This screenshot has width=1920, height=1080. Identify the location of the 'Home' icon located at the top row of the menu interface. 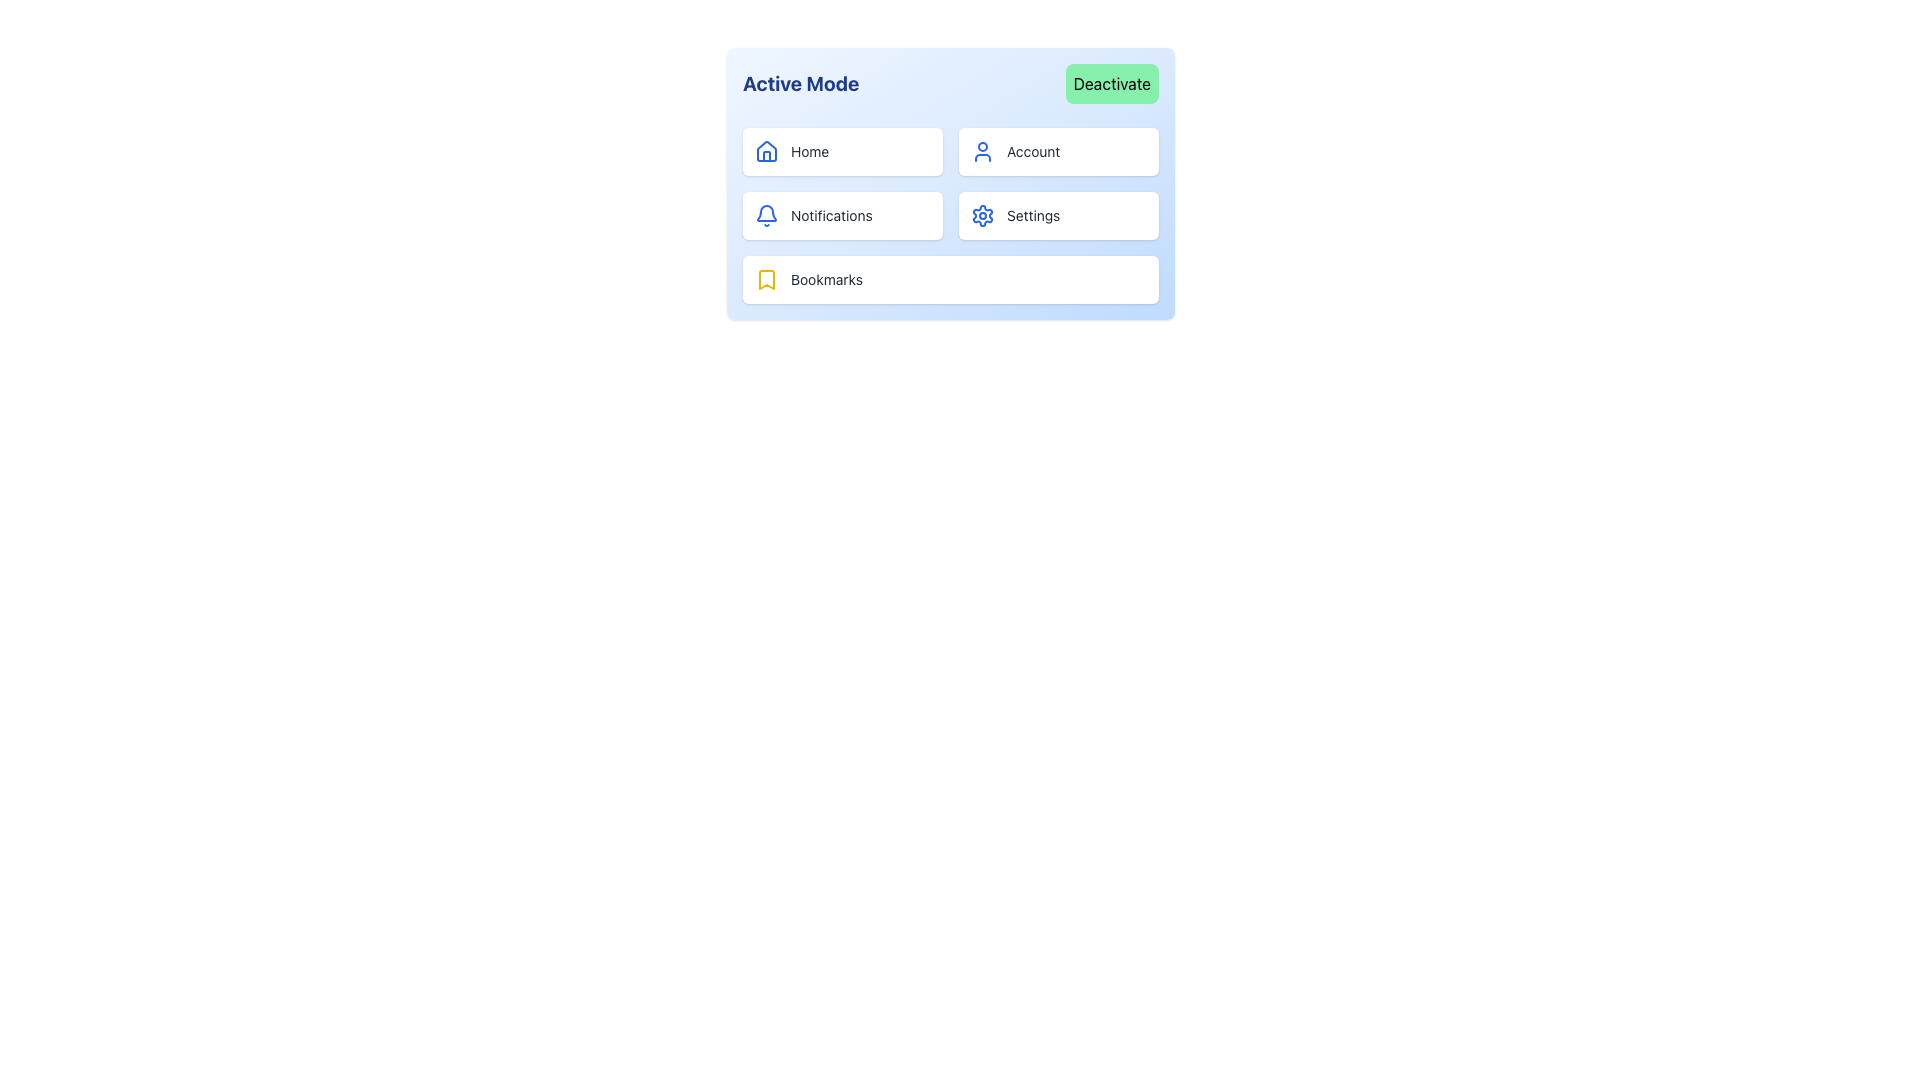
(766, 149).